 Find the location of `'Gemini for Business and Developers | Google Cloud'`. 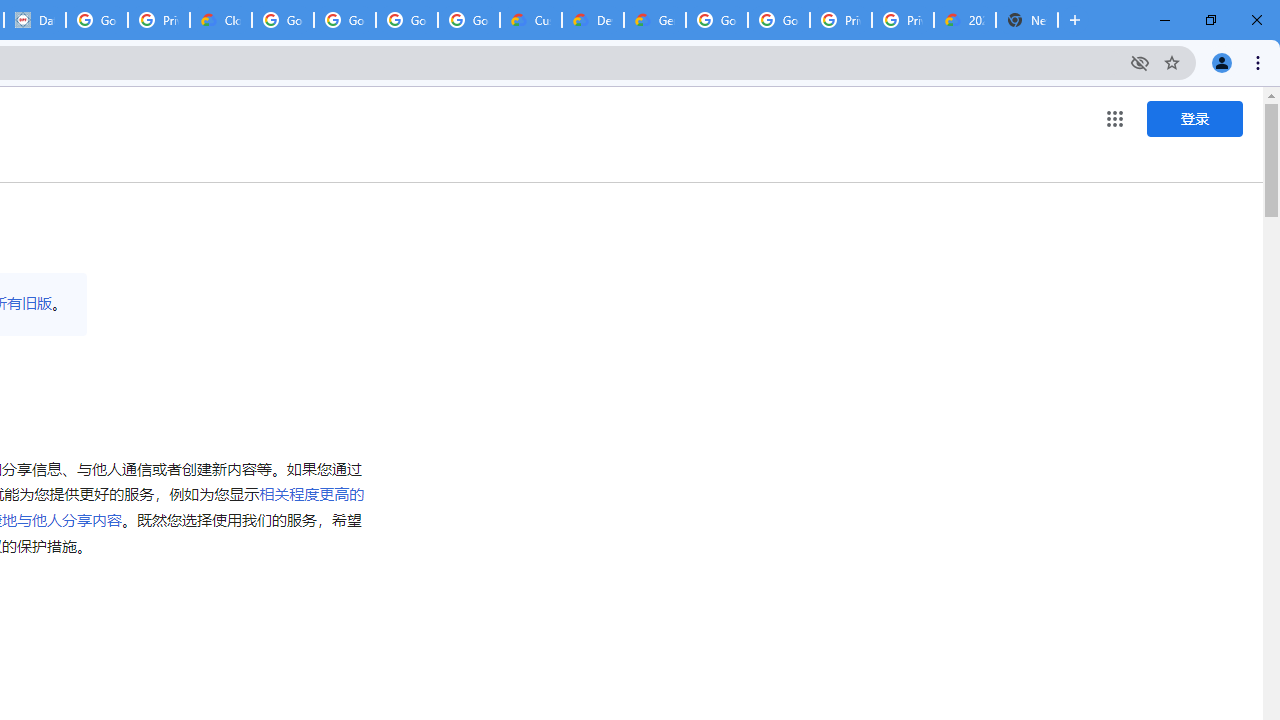

'Gemini for Business and Developers | Google Cloud' is located at coordinates (654, 20).